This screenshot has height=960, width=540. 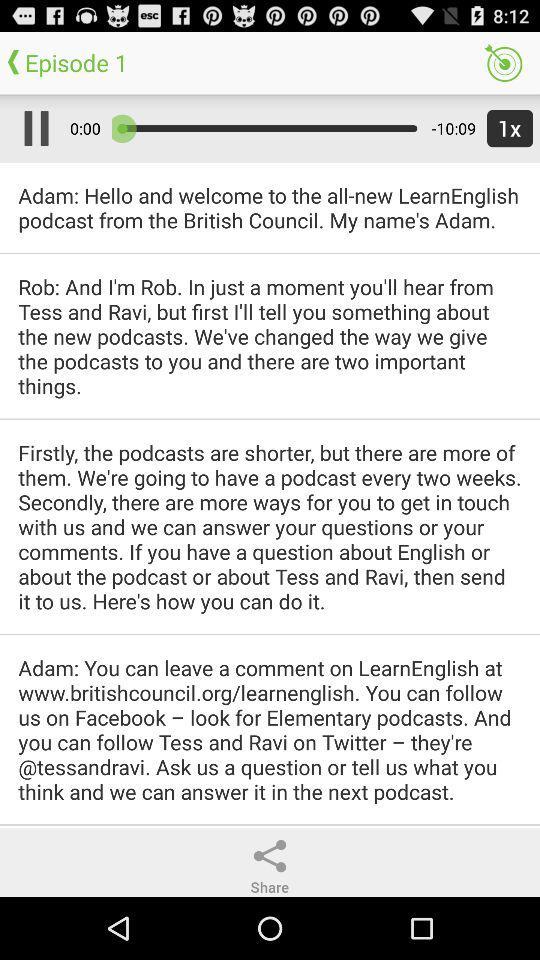 What do you see at coordinates (502, 63) in the screenshot?
I see `green image right to episode 1` at bounding box center [502, 63].